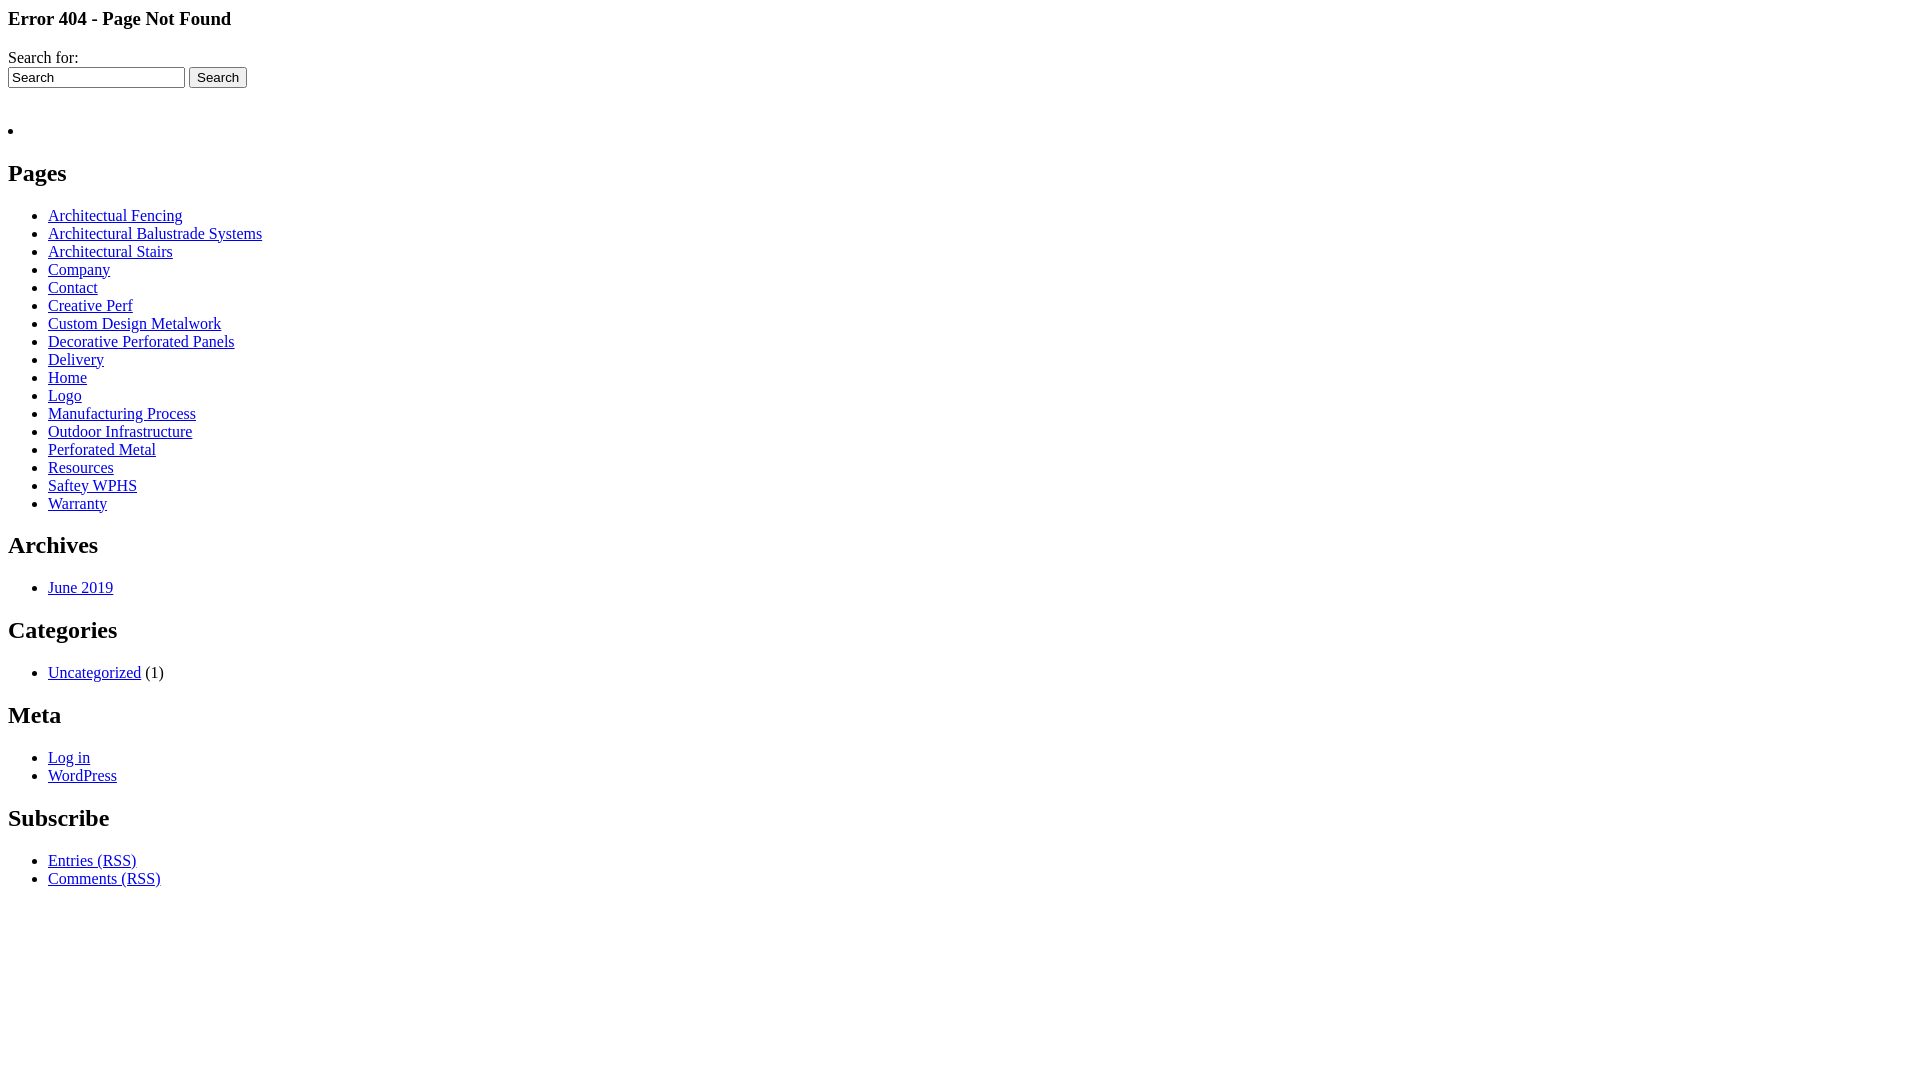 The width and height of the screenshot is (1920, 1080). I want to click on 'Custom Design Metalwork', so click(133, 322).